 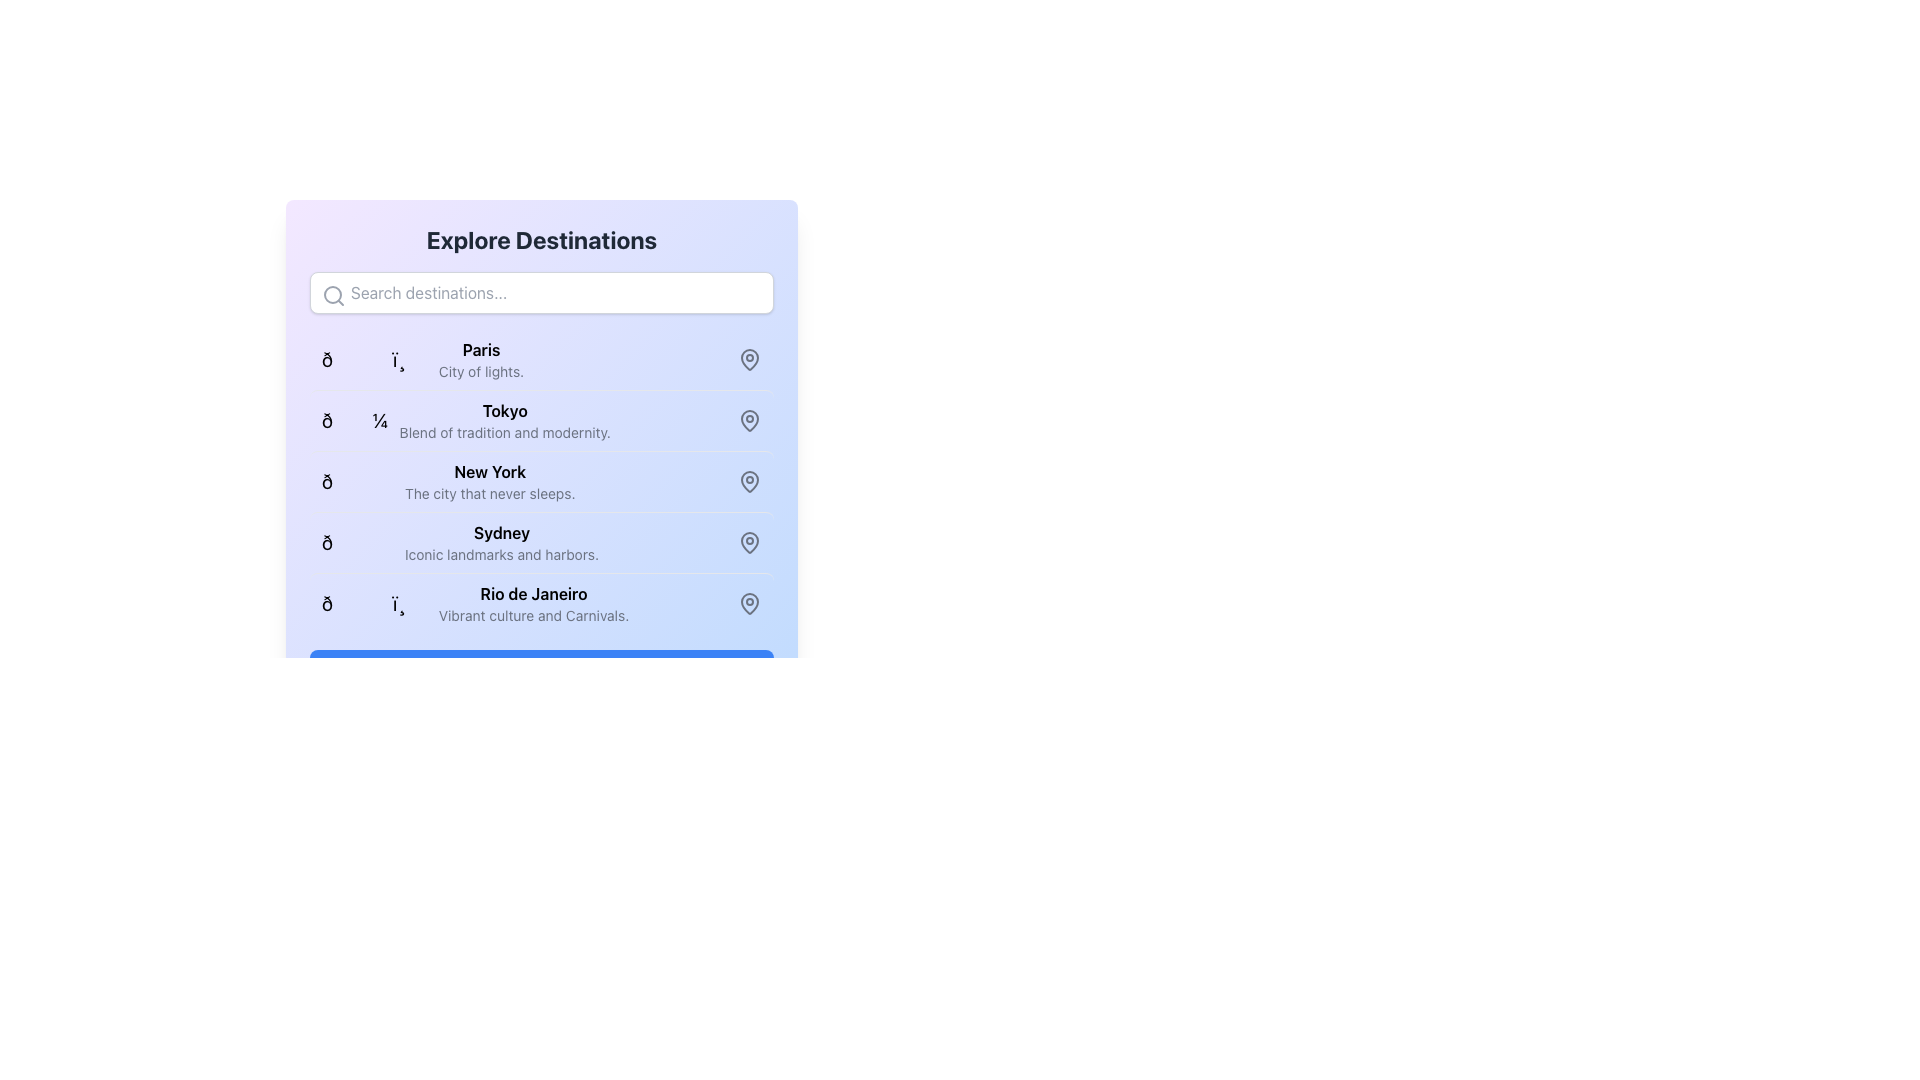 What do you see at coordinates (748, 419) in the screenshot?
I see `the gray outline map pin icon located on the right side of the 'Tokyo' list item` at bounding box center [748, 419].